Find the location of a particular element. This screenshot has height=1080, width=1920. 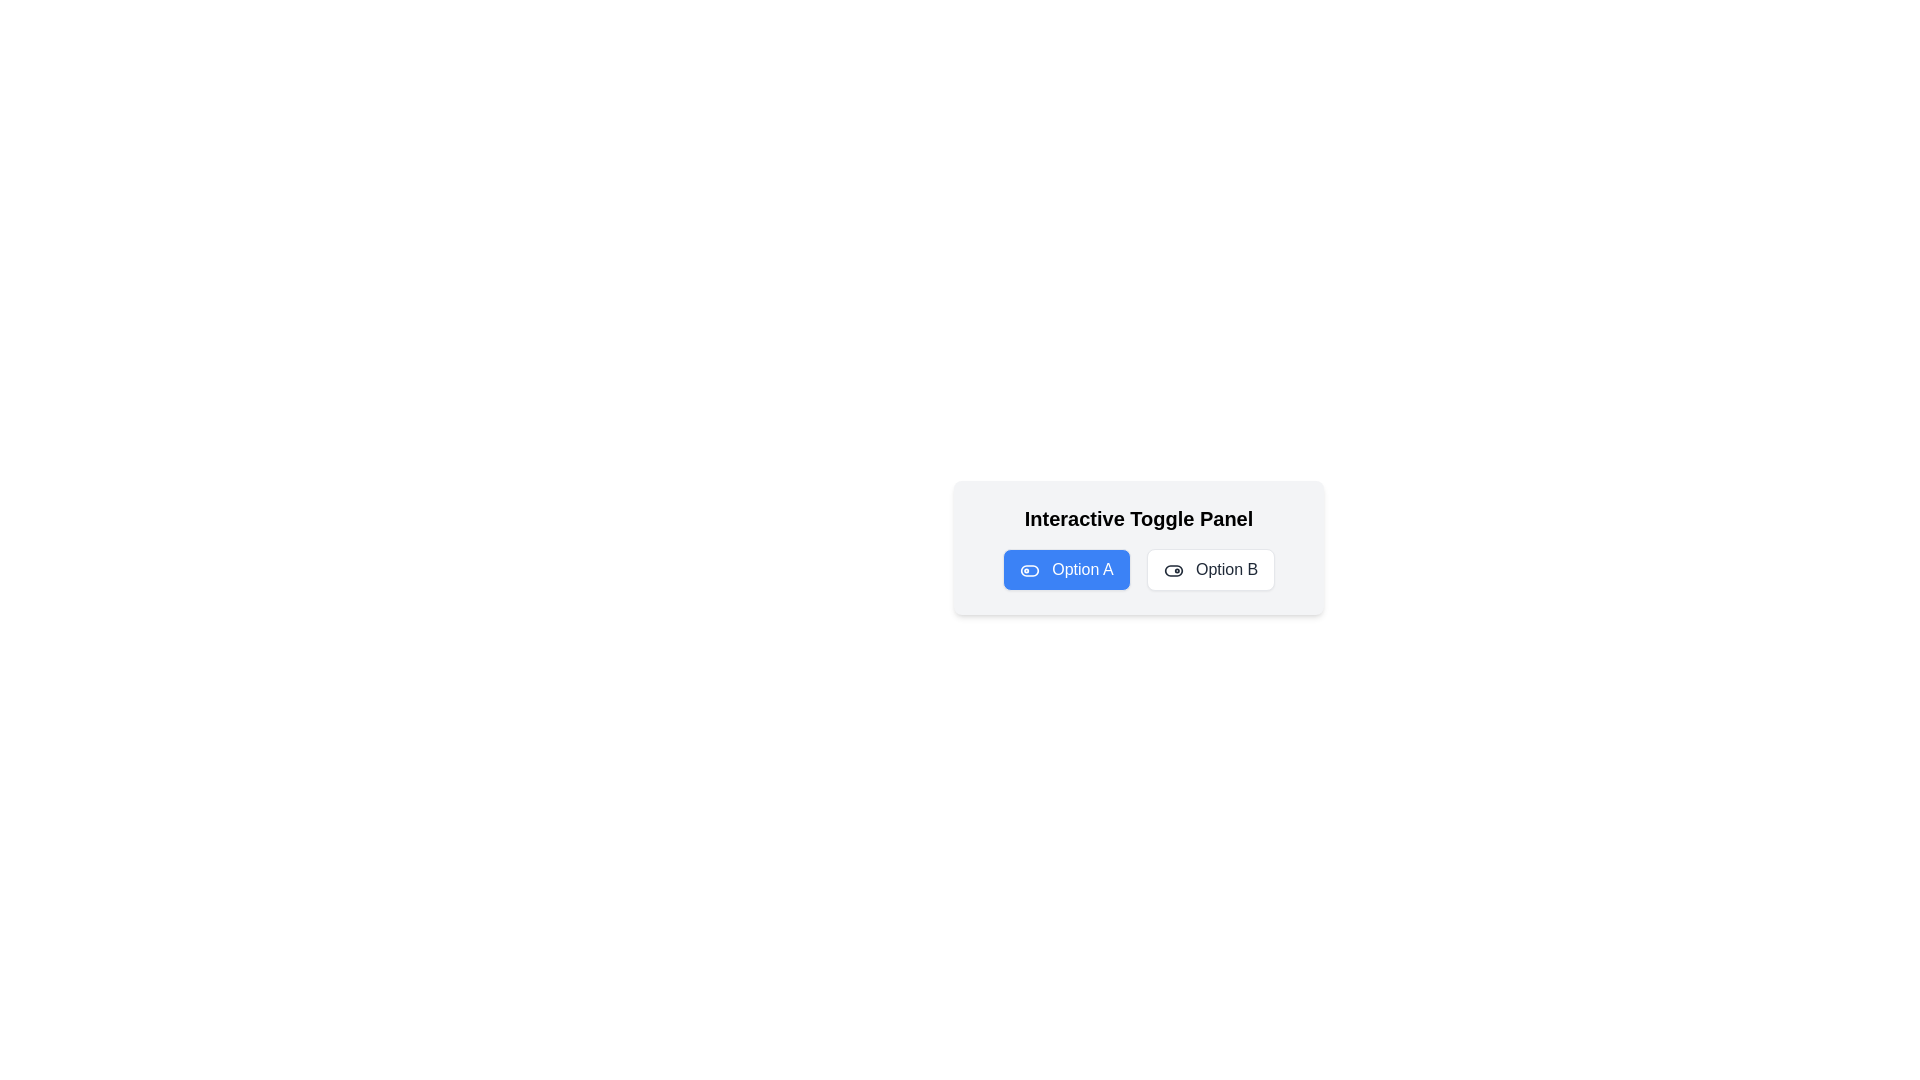

the rectangular button labeled 'Option B' with a white background and gray text is located at coordinates (1209, 570).